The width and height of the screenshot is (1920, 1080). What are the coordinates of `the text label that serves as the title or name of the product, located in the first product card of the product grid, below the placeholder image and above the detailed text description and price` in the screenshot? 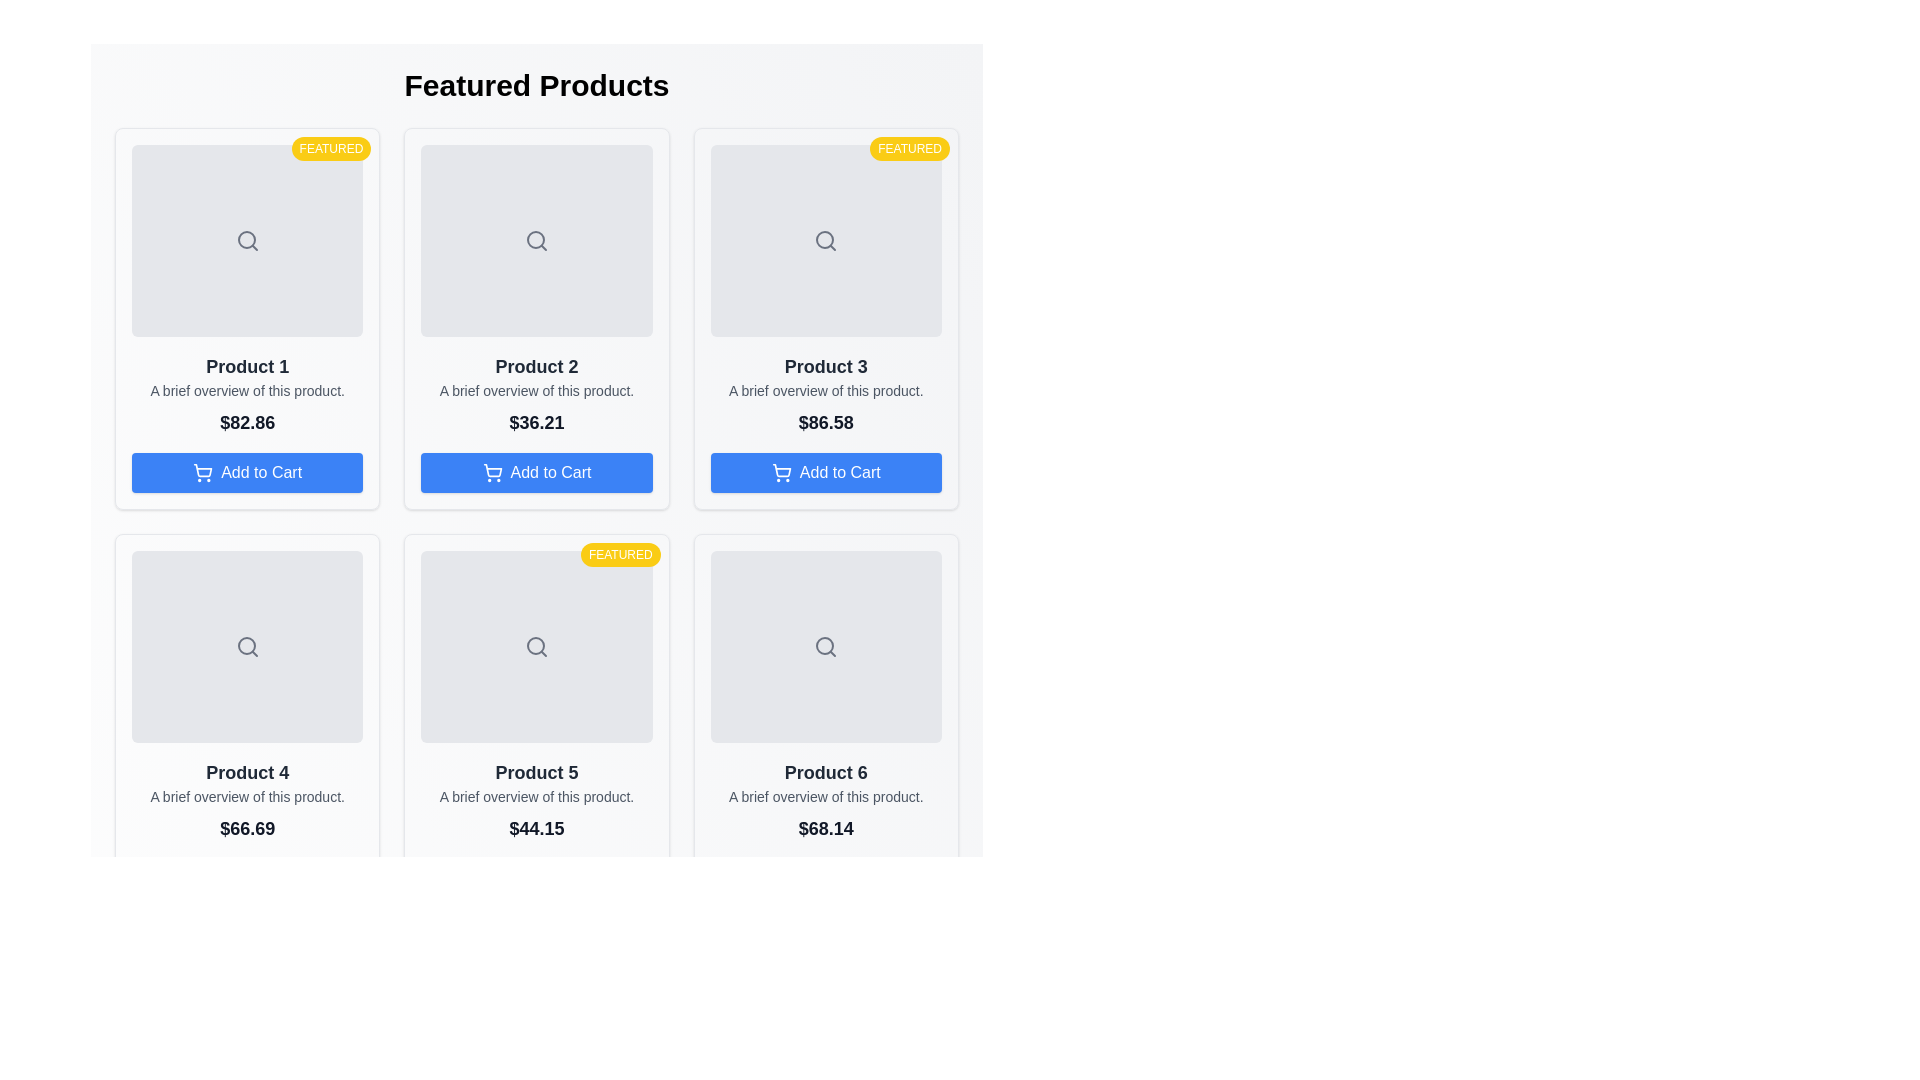 It's located at (246, 366).